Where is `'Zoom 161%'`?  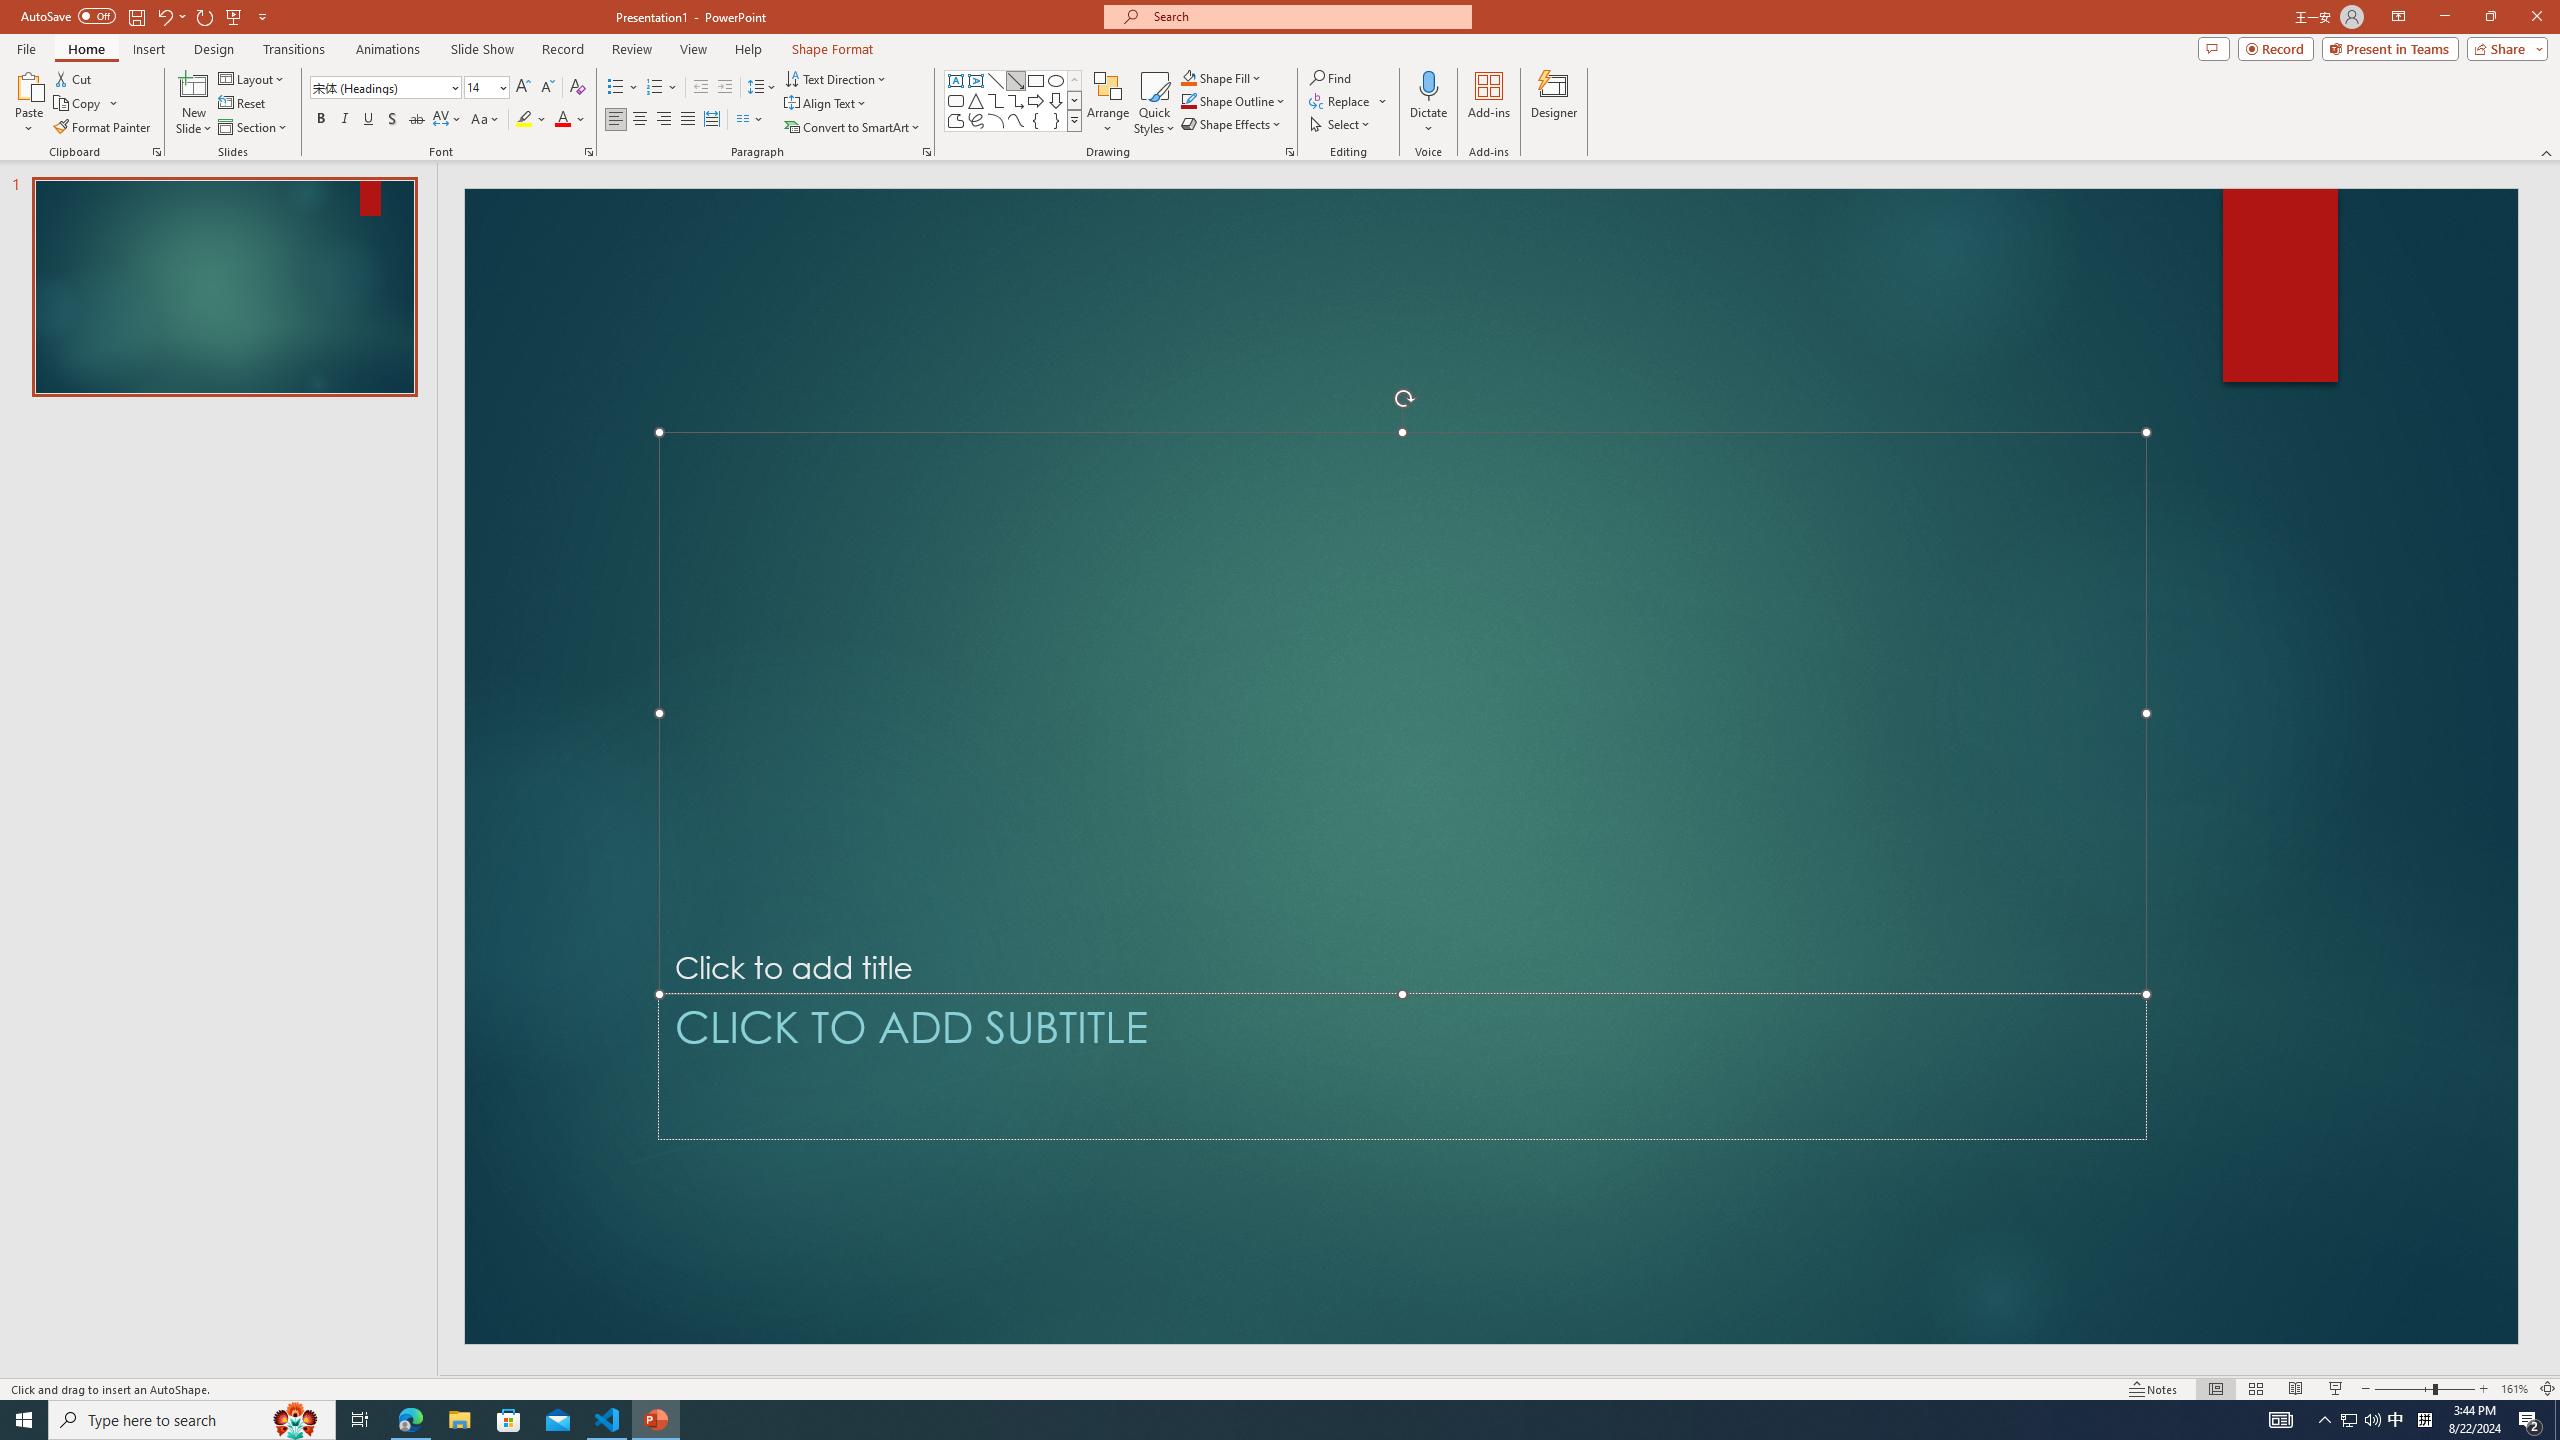
'Zoom 161%' is located at coordinates (2515, 1389).